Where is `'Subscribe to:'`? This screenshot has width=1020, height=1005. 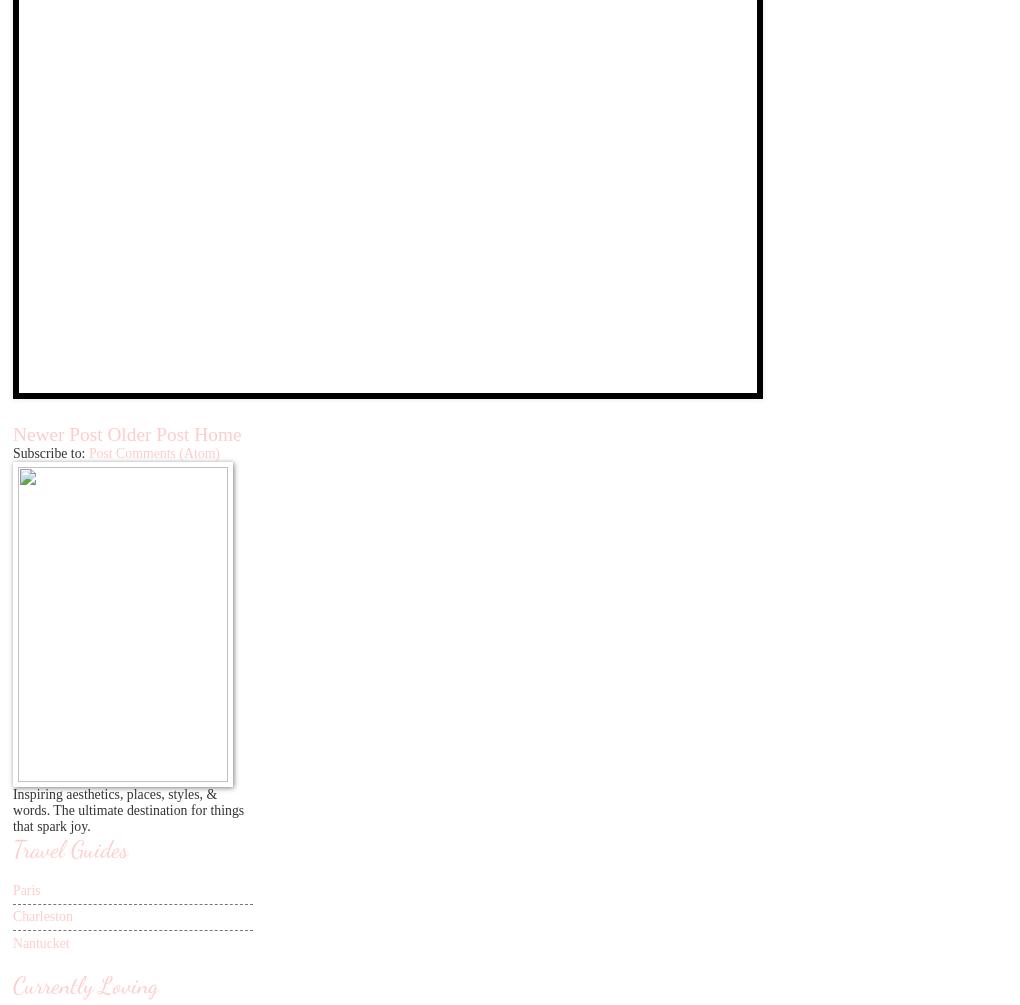 'Subscribe to:' is located at coordinates (50, 453).